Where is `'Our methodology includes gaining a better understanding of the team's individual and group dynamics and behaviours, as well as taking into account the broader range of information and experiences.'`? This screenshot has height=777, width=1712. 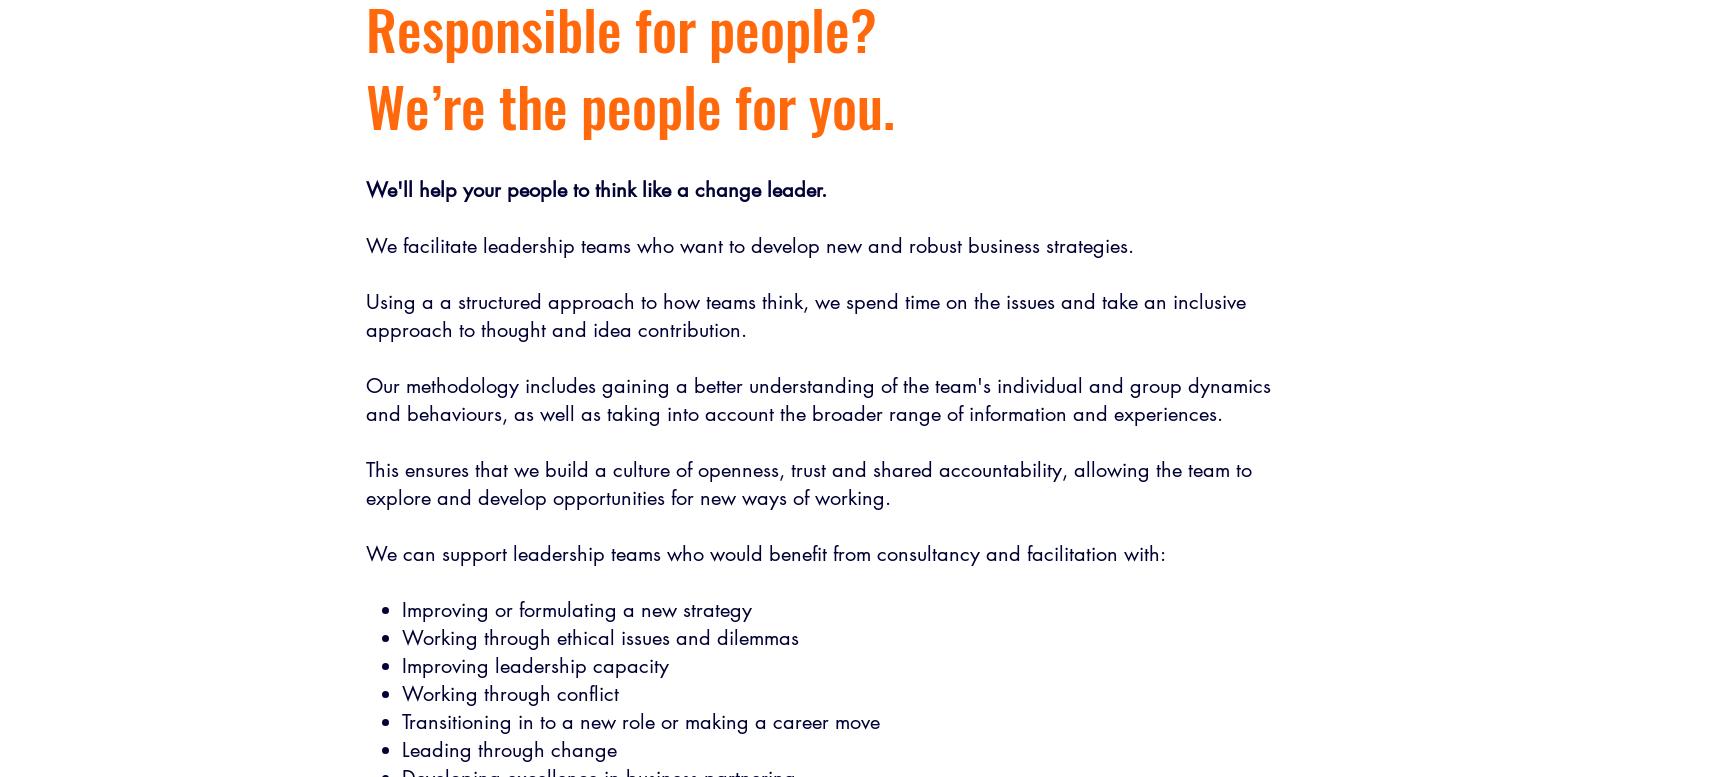
'Our methodology includes gaining a better understanding of the team's individual and group dynamics and behaviours, as well as taking into account the broader range of information and experiences.' is located at coordinates (818, 398).